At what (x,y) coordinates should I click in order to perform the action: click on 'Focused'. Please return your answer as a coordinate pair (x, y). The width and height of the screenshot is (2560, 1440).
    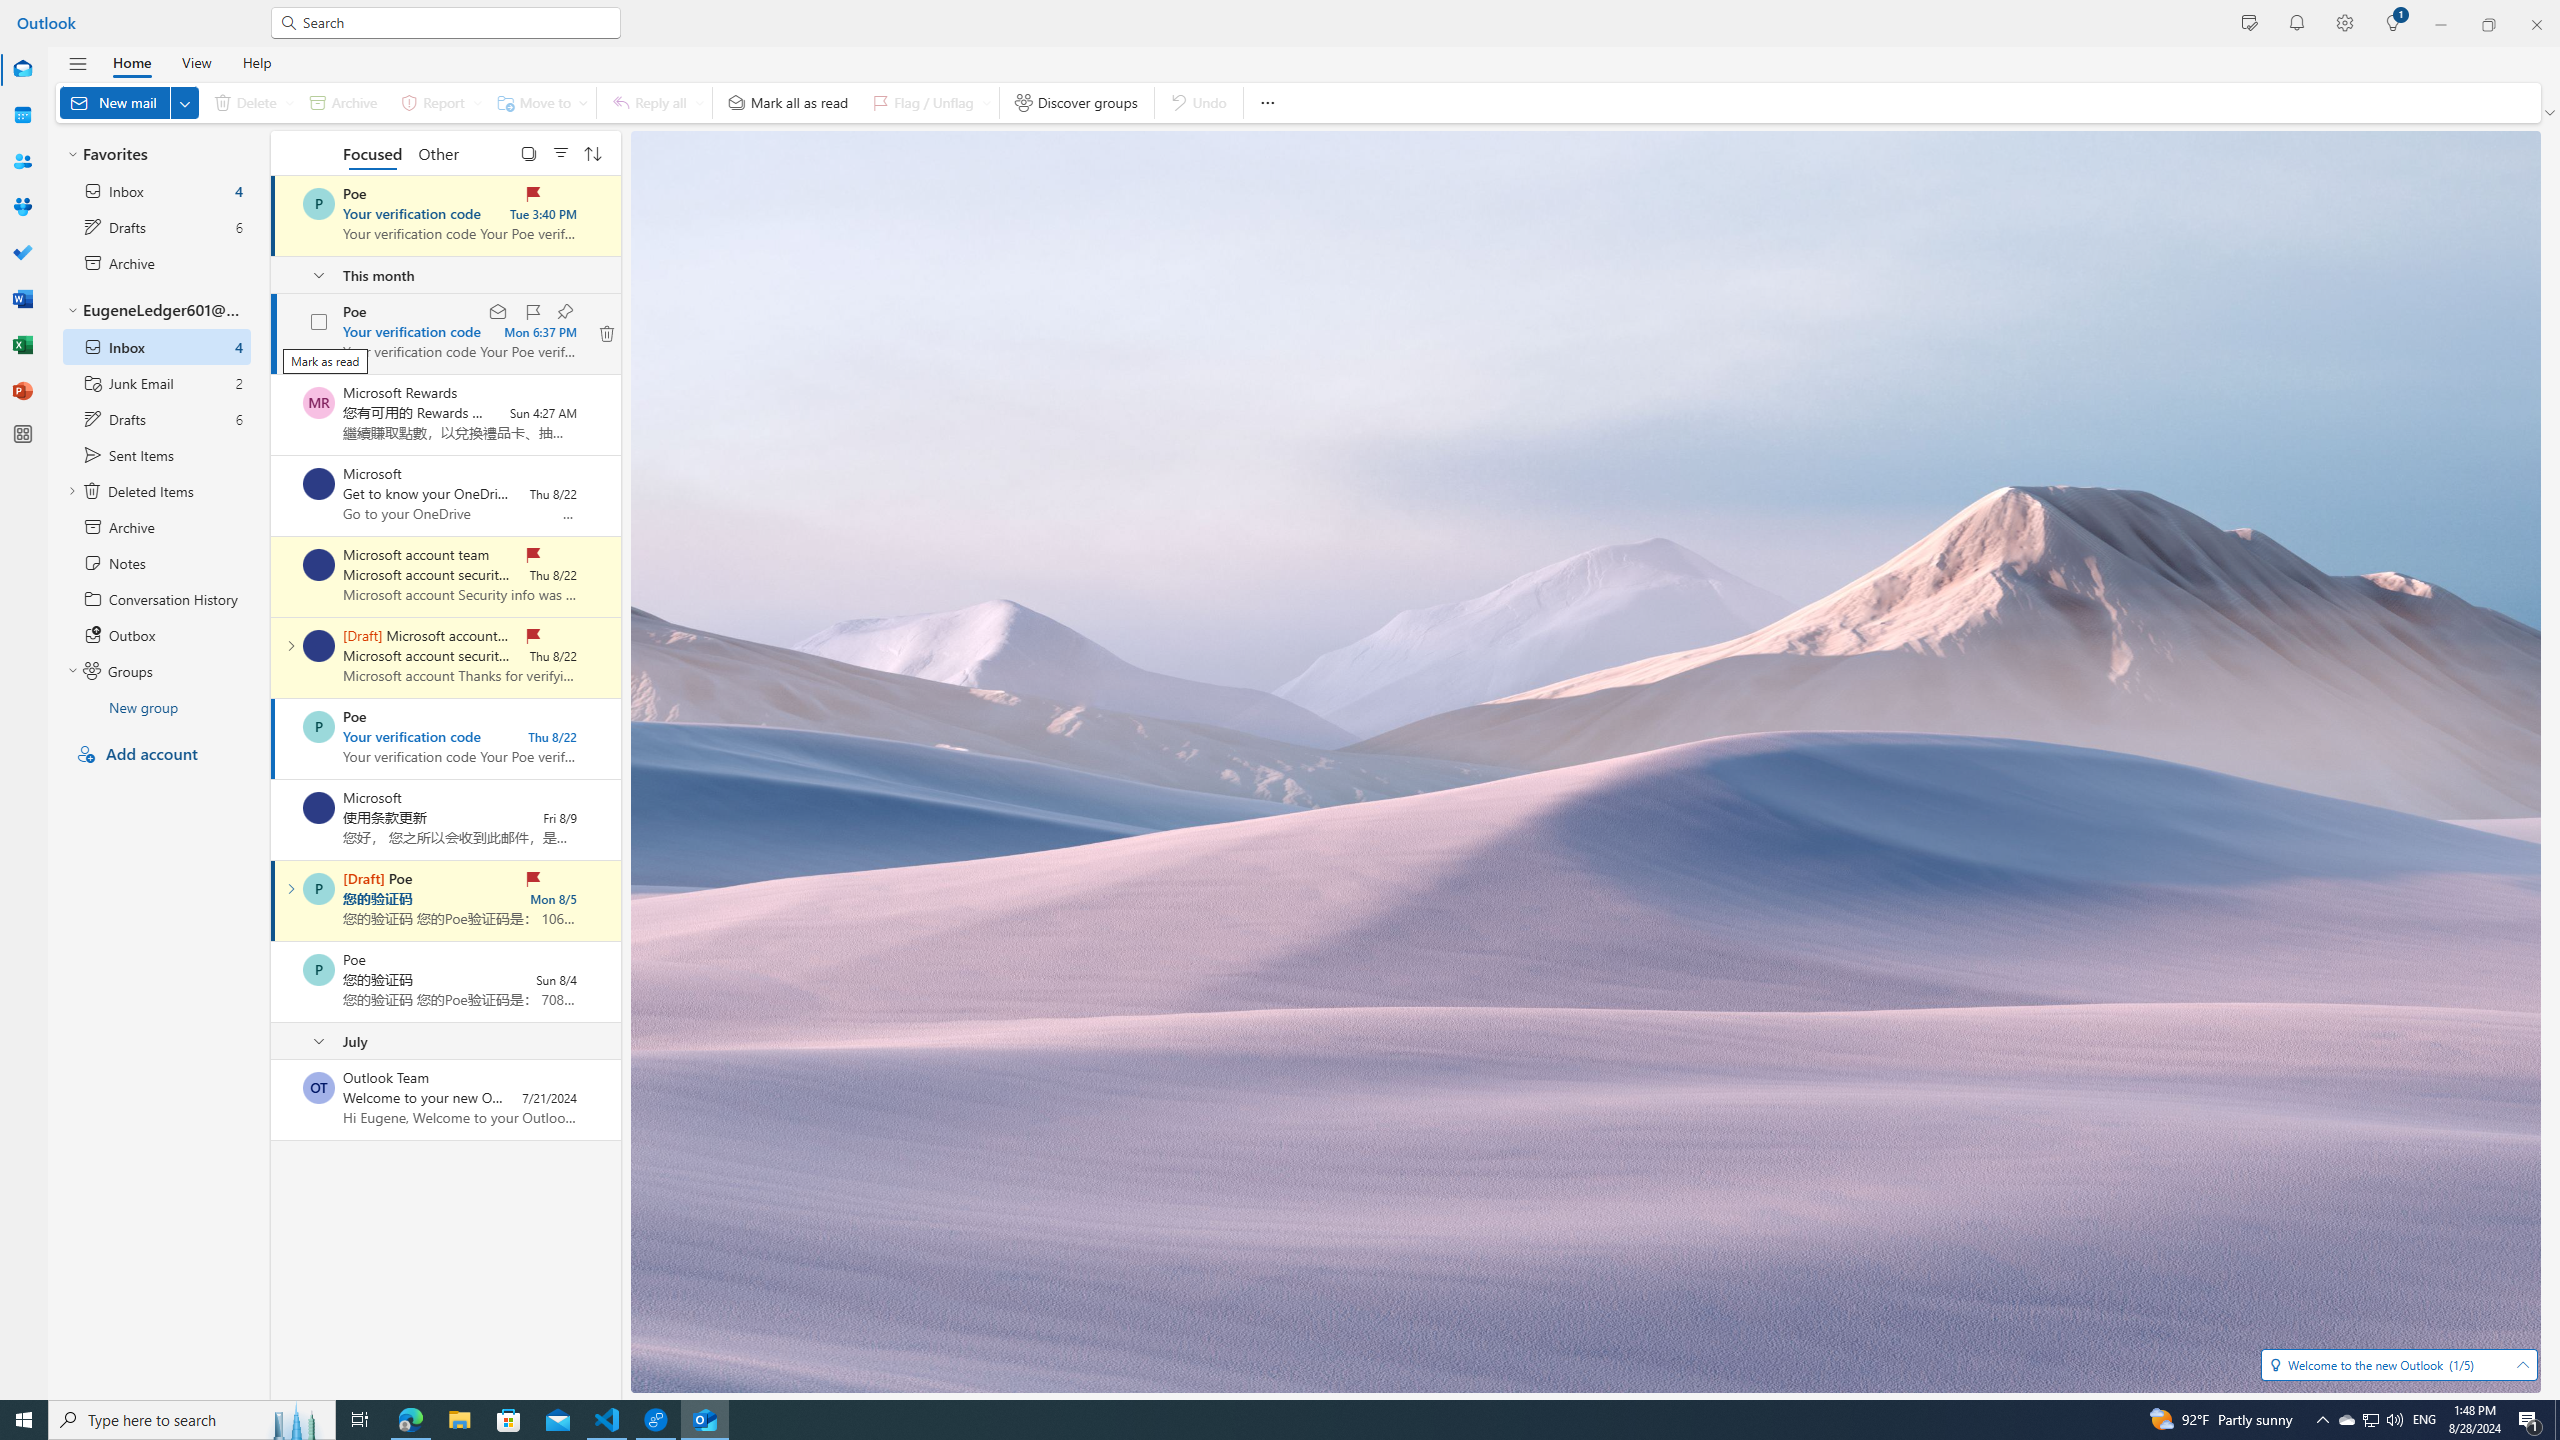
    Looking at the image, I should click on (372, 153).